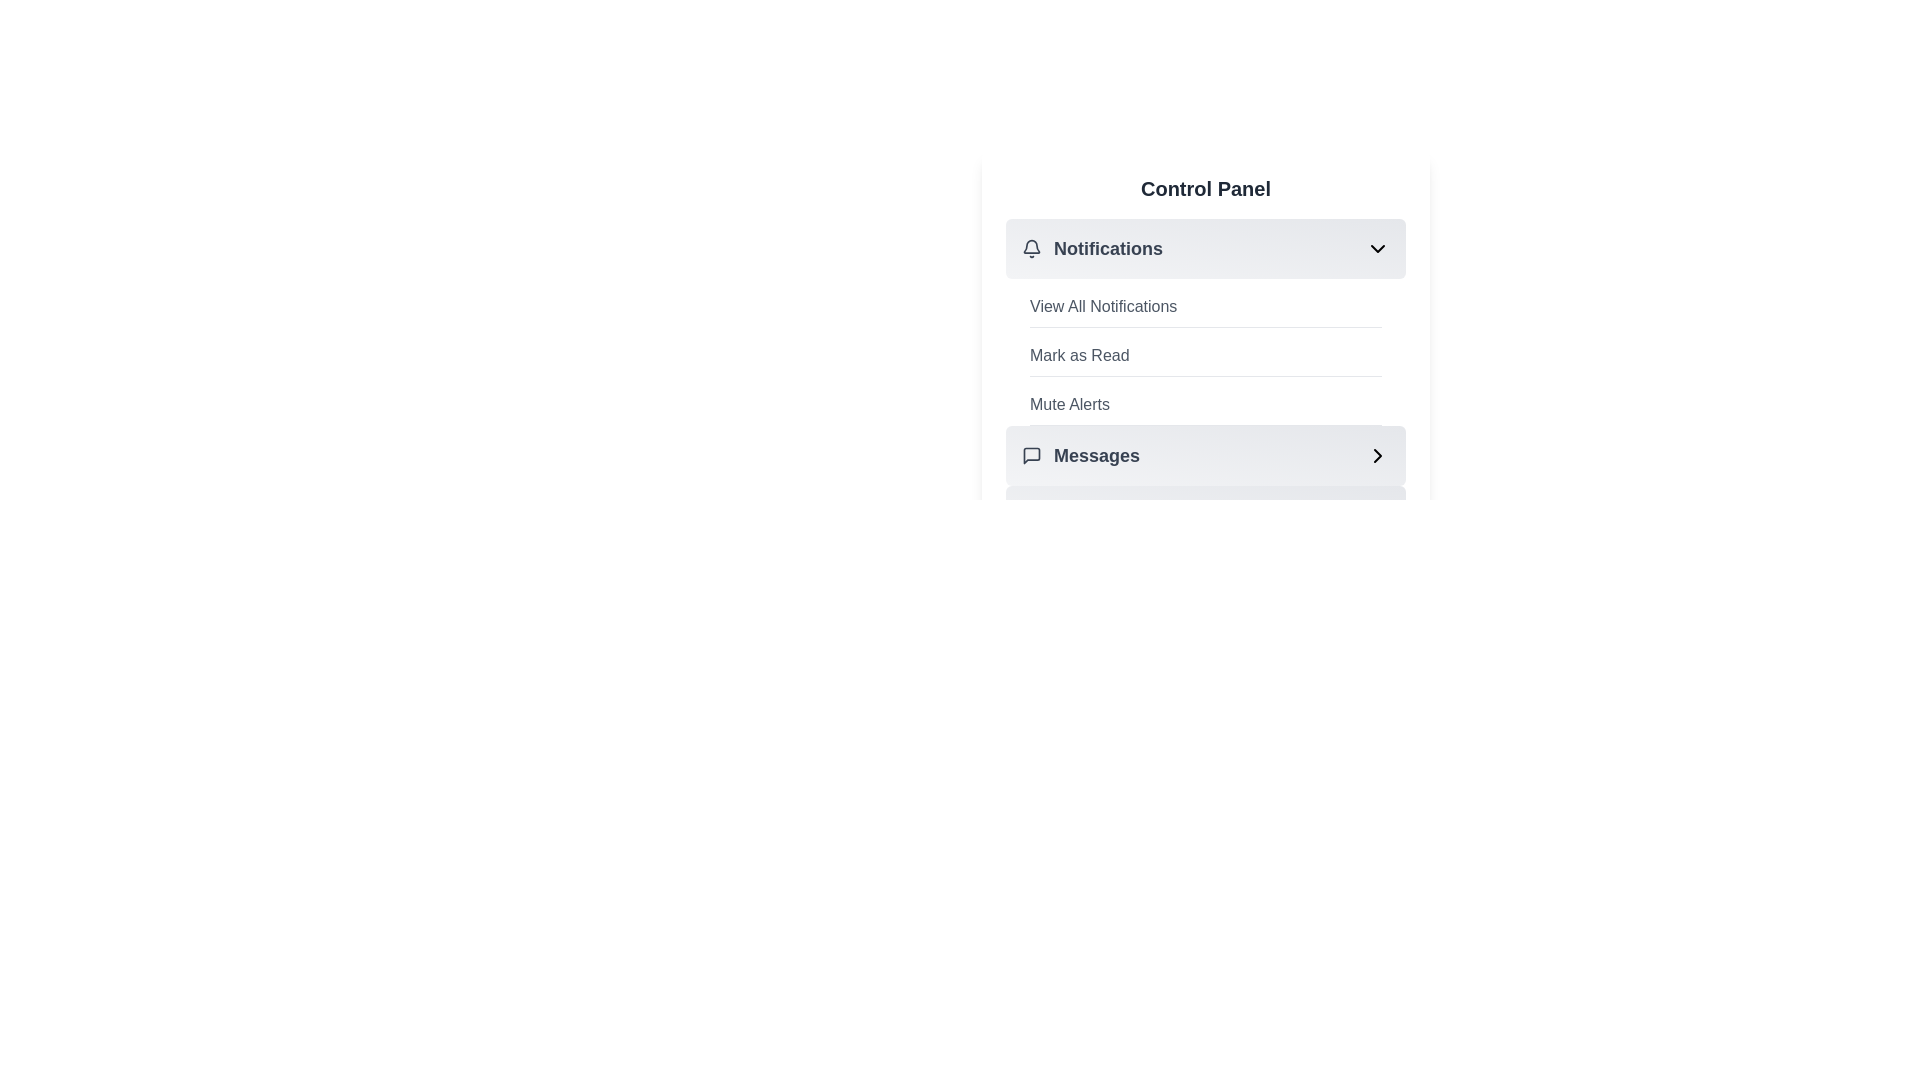 The width and height of the screenshot is (1920, 1080). What do you see at coordinates (1069, 405) in the screenshot?
I see `the 'Mute Alerts' text label located within the 'Notifications' dropdown menu, positioned as the third option below 'View All Notifications' and 'Mark as Read'` at bounding box center [1069, 405].